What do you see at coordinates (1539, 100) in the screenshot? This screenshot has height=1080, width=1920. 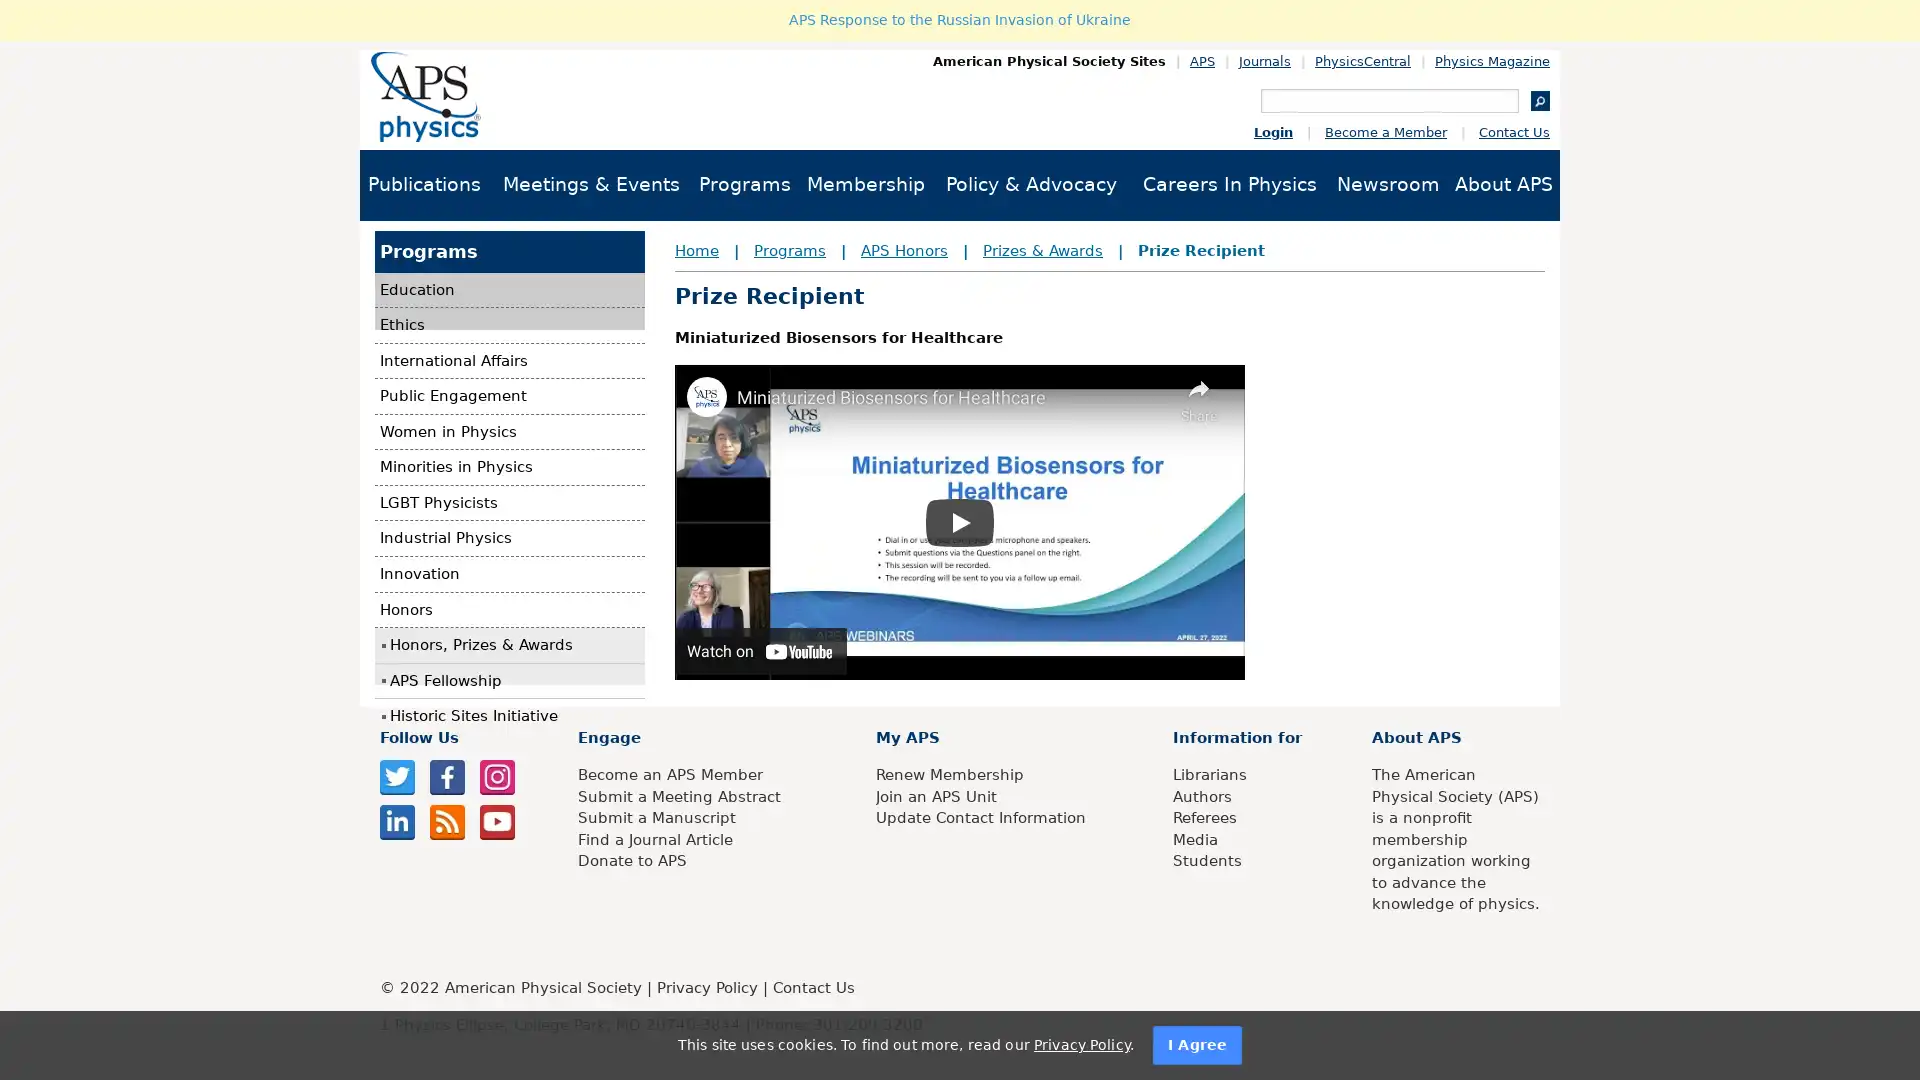 I see `Search` at bounding box center [1539, 100].